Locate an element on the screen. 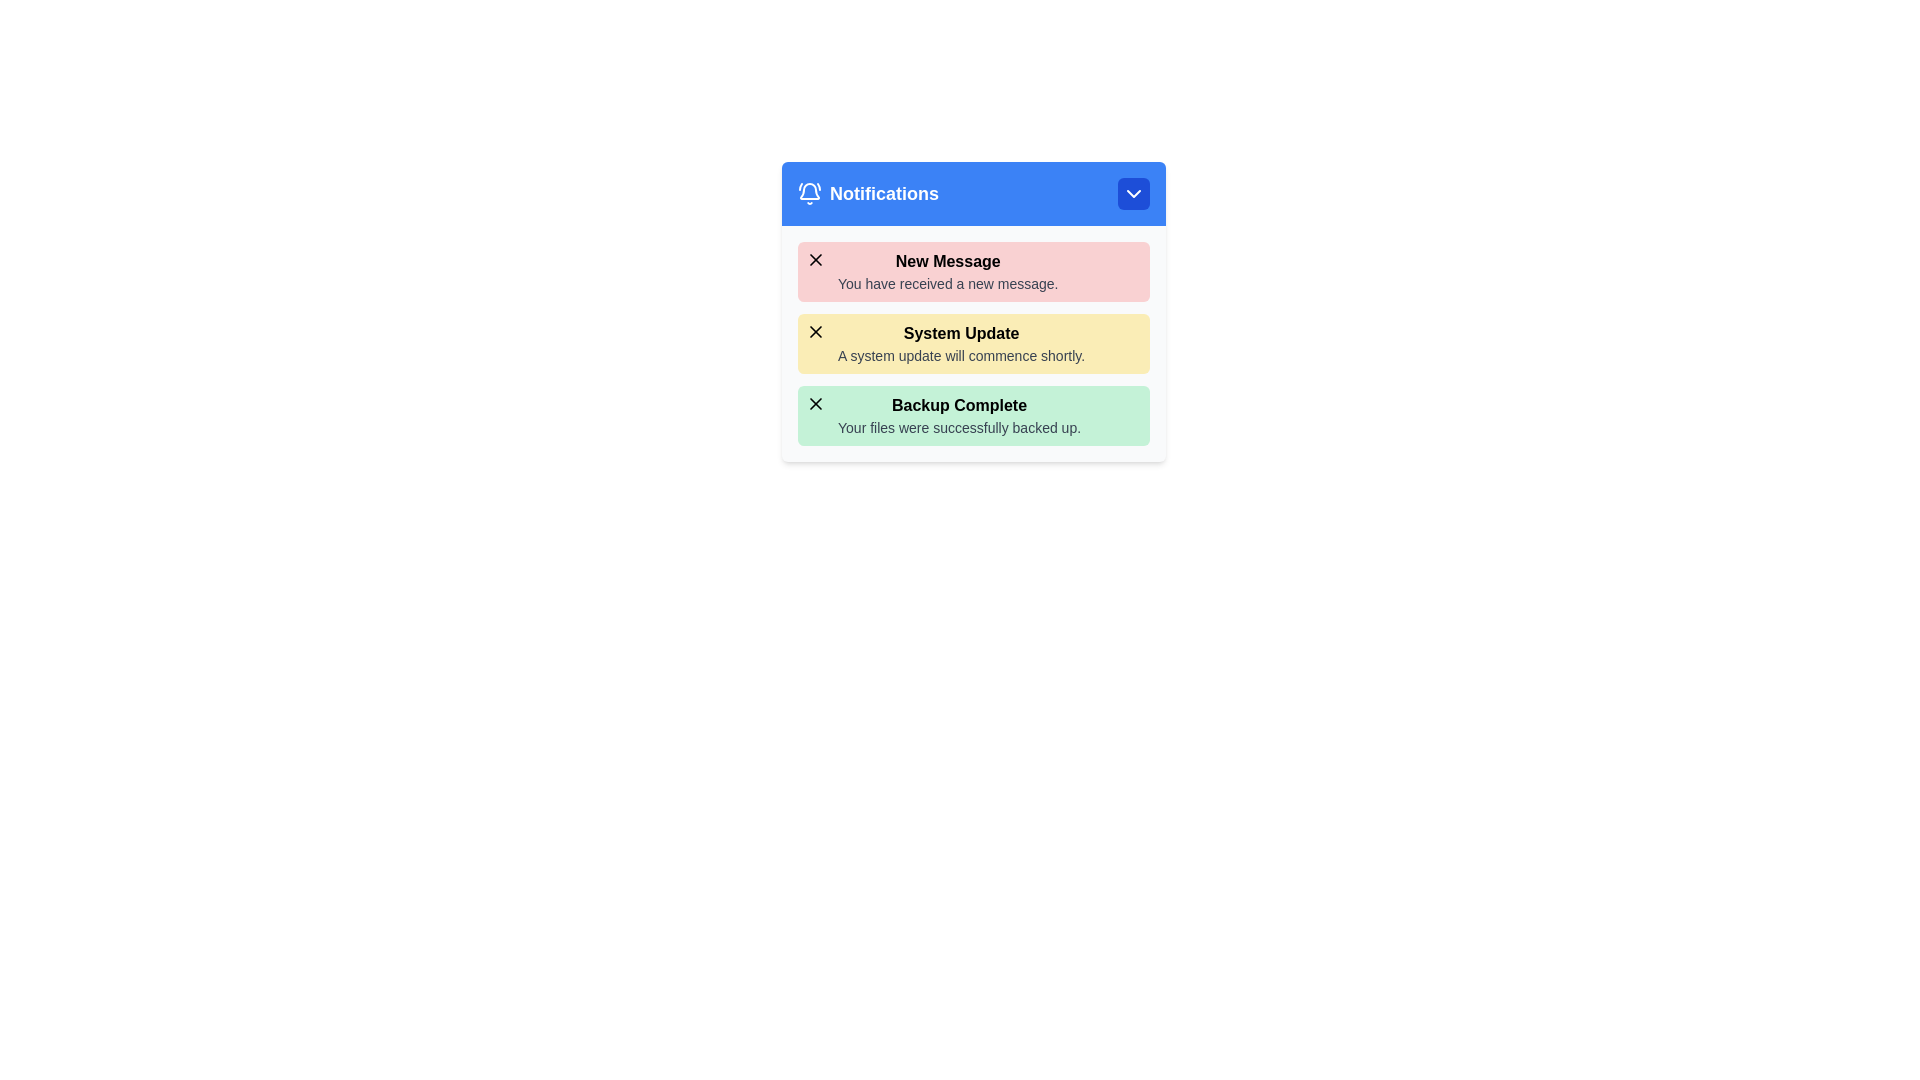 This screenshot has width=1920, height=1080. the second text component within the notification block that confirms files were successfully backed up, located below the 'Backup Complete' bold text is located at coordinates (958, 427).